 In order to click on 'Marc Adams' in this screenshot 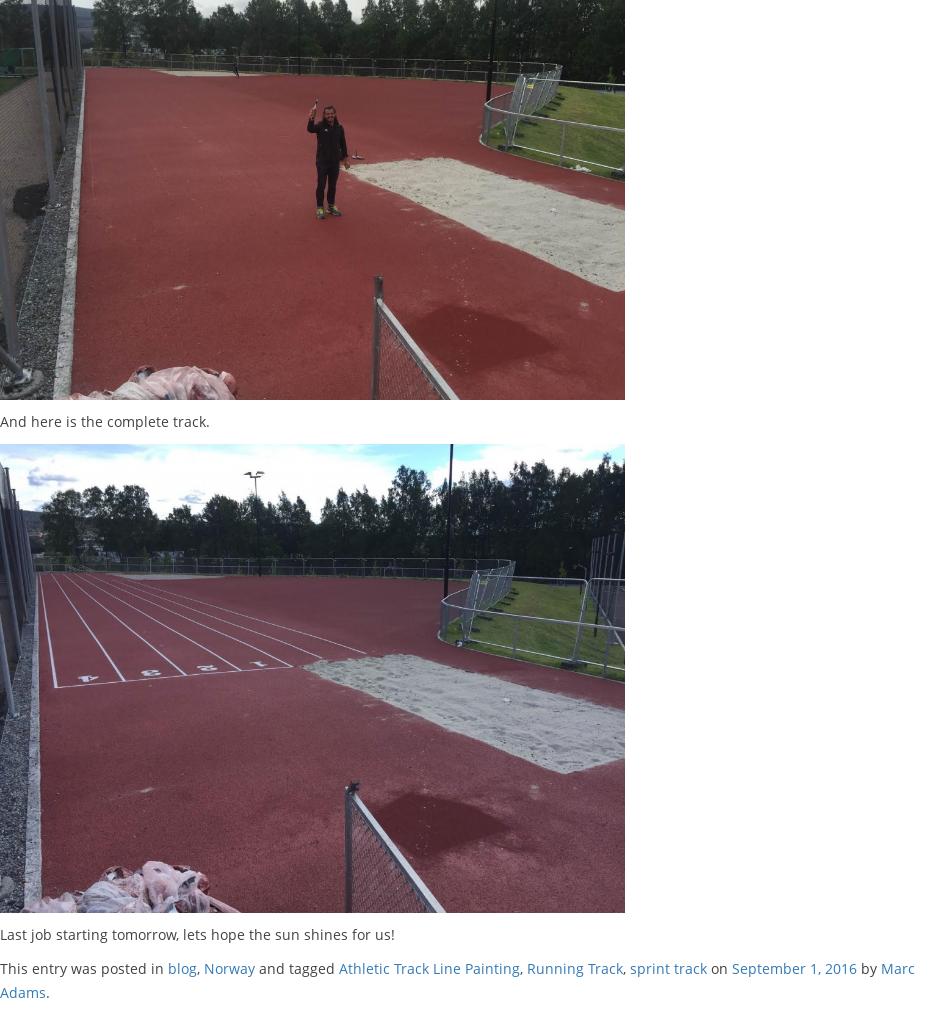, I will do `click(456, 979)`.